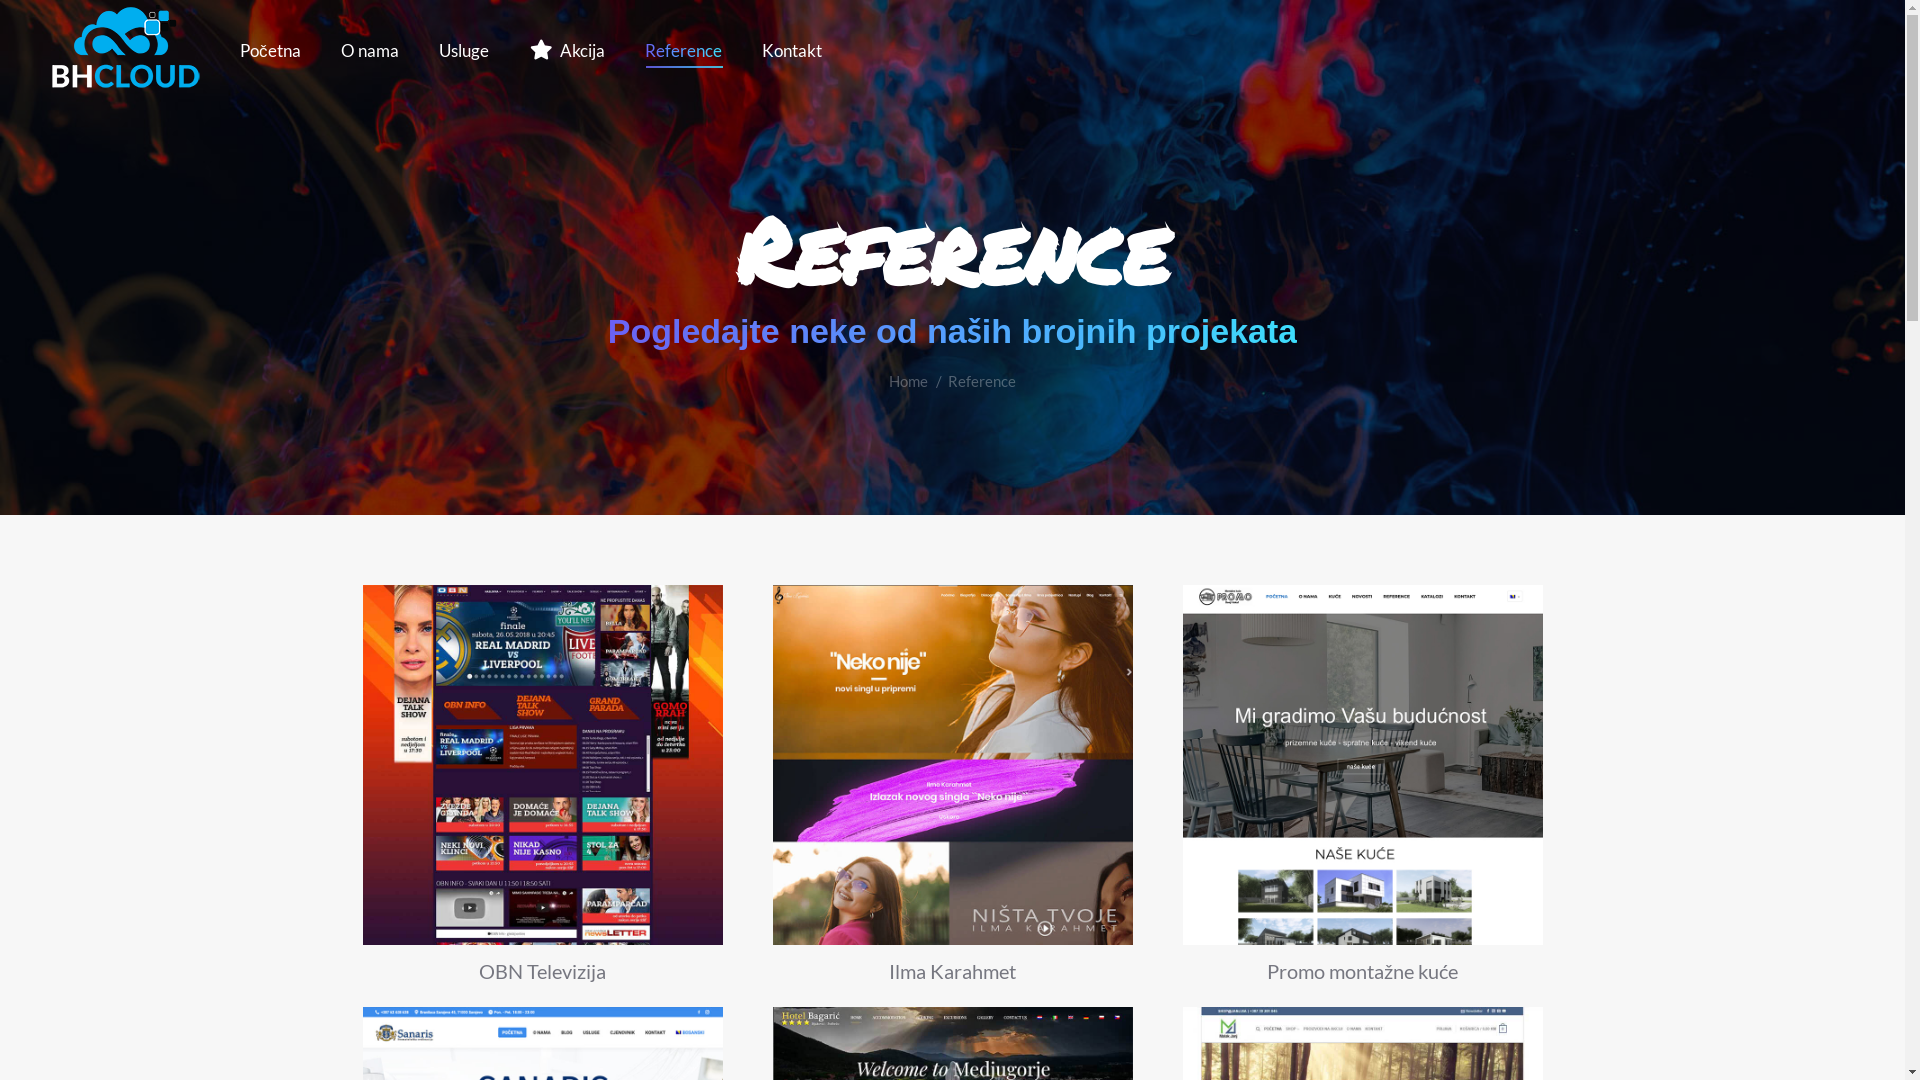 This screenshot has width=1920, height=1080. Describe the element at coordinates (682, 49) in the screenshot. I see `'Reference'` at that location.